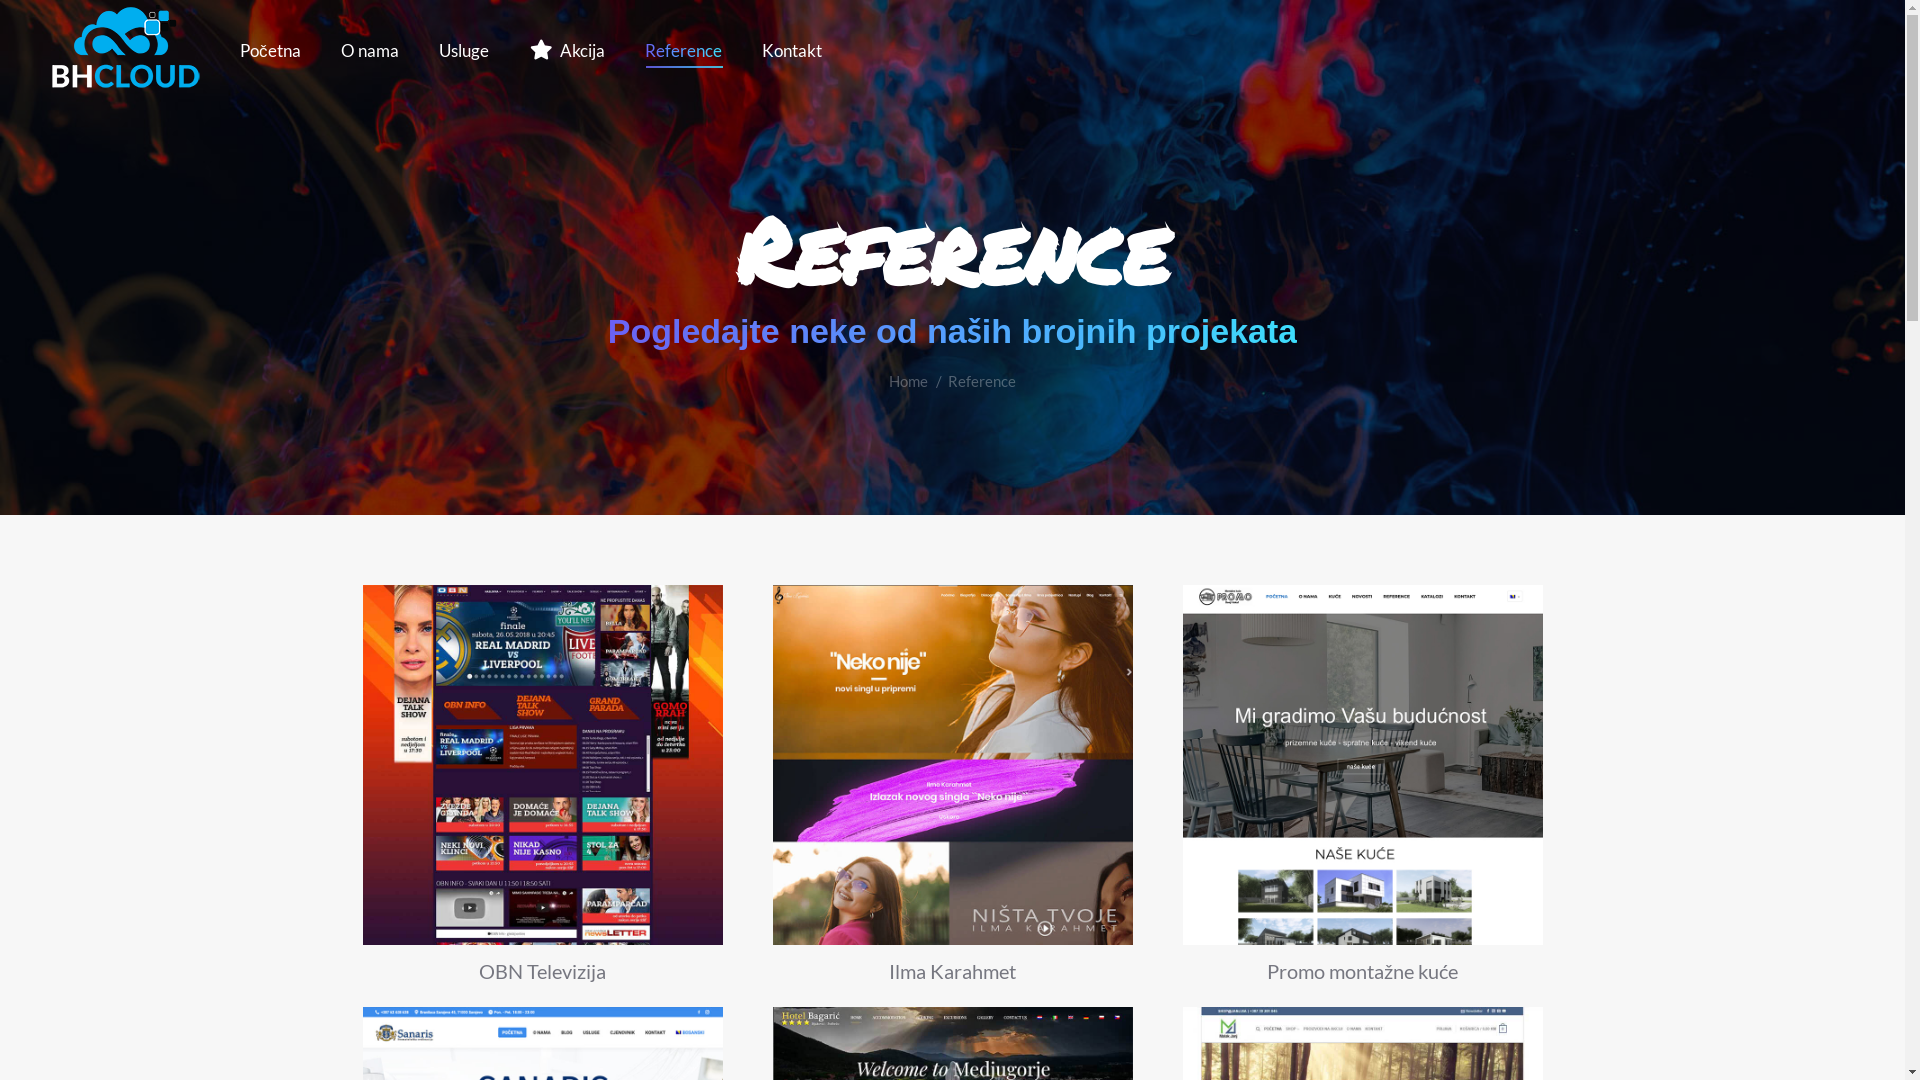 This screenshot has width=1920, height=1080. Describe the element at coordinates (682, 49) in the screenshot. I see `'Reference'` at that location.